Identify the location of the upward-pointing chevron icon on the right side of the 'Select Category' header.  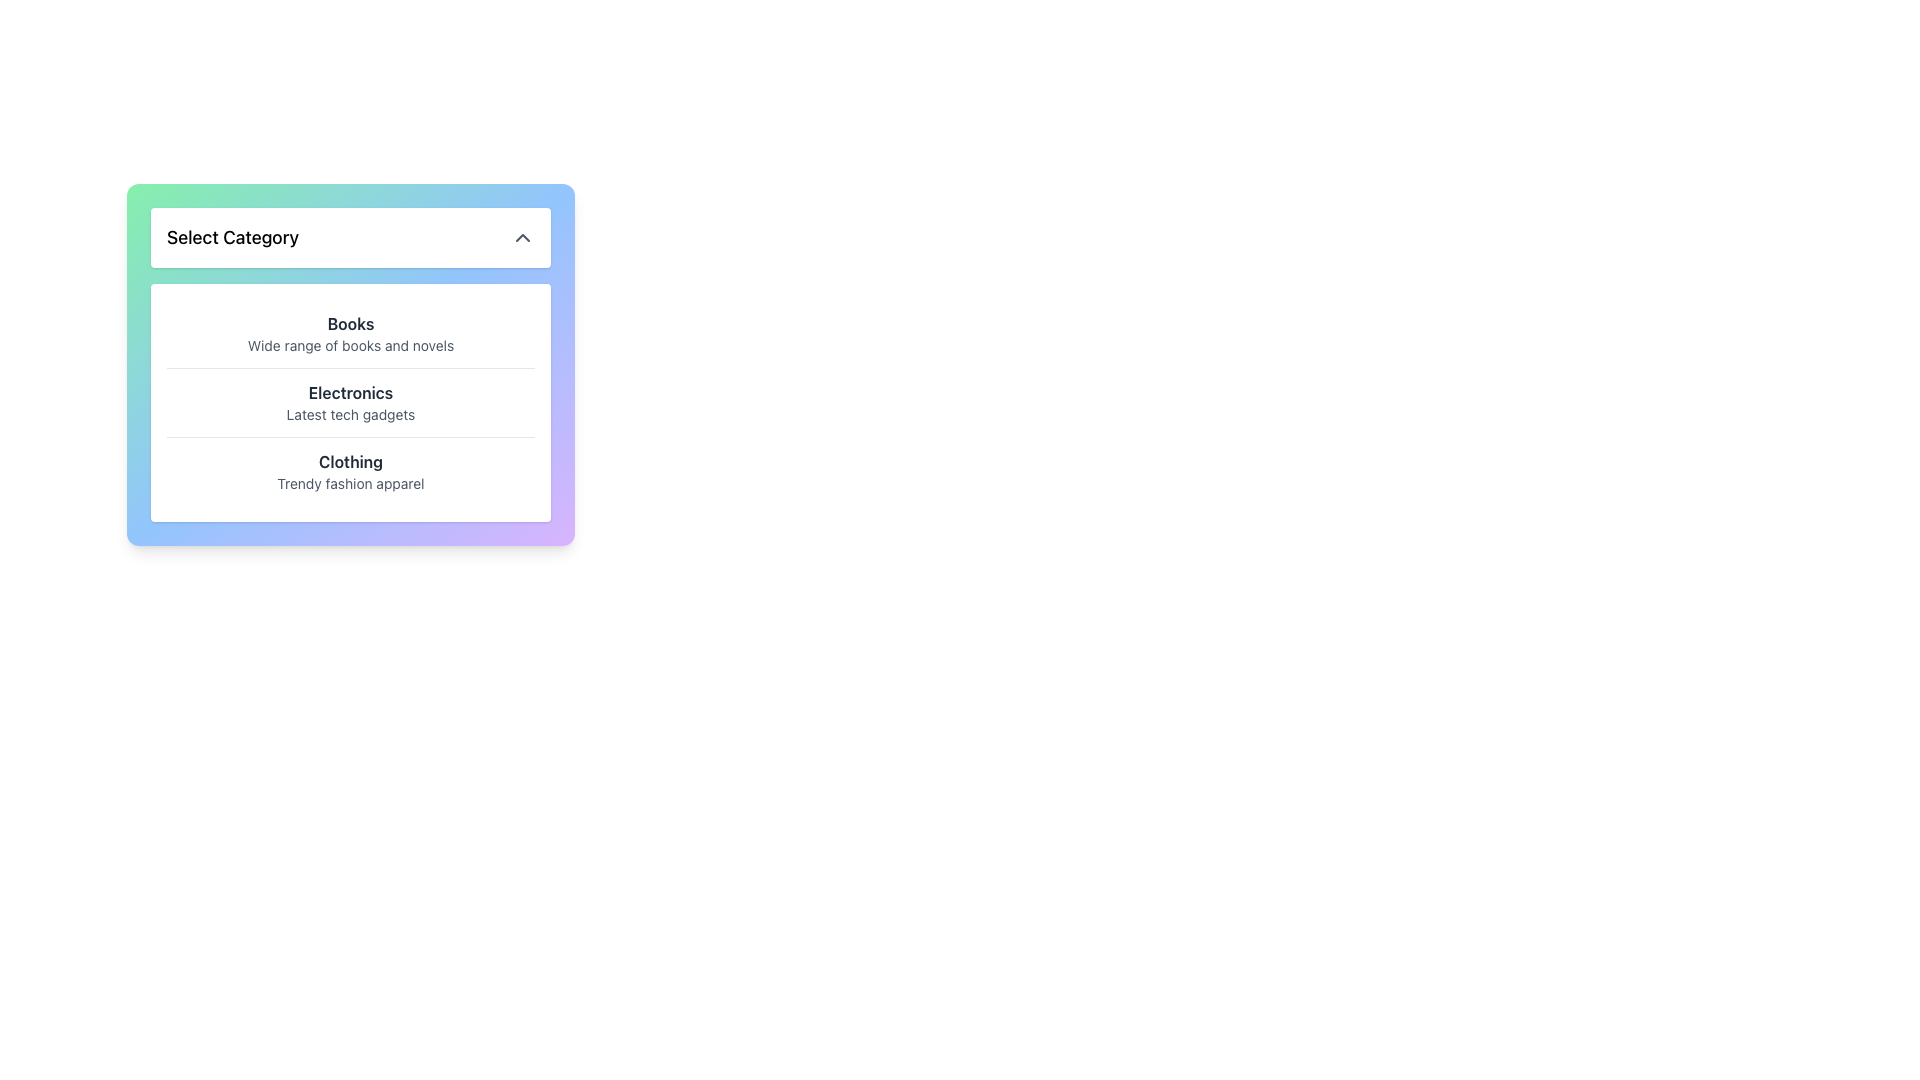
(523, 237).